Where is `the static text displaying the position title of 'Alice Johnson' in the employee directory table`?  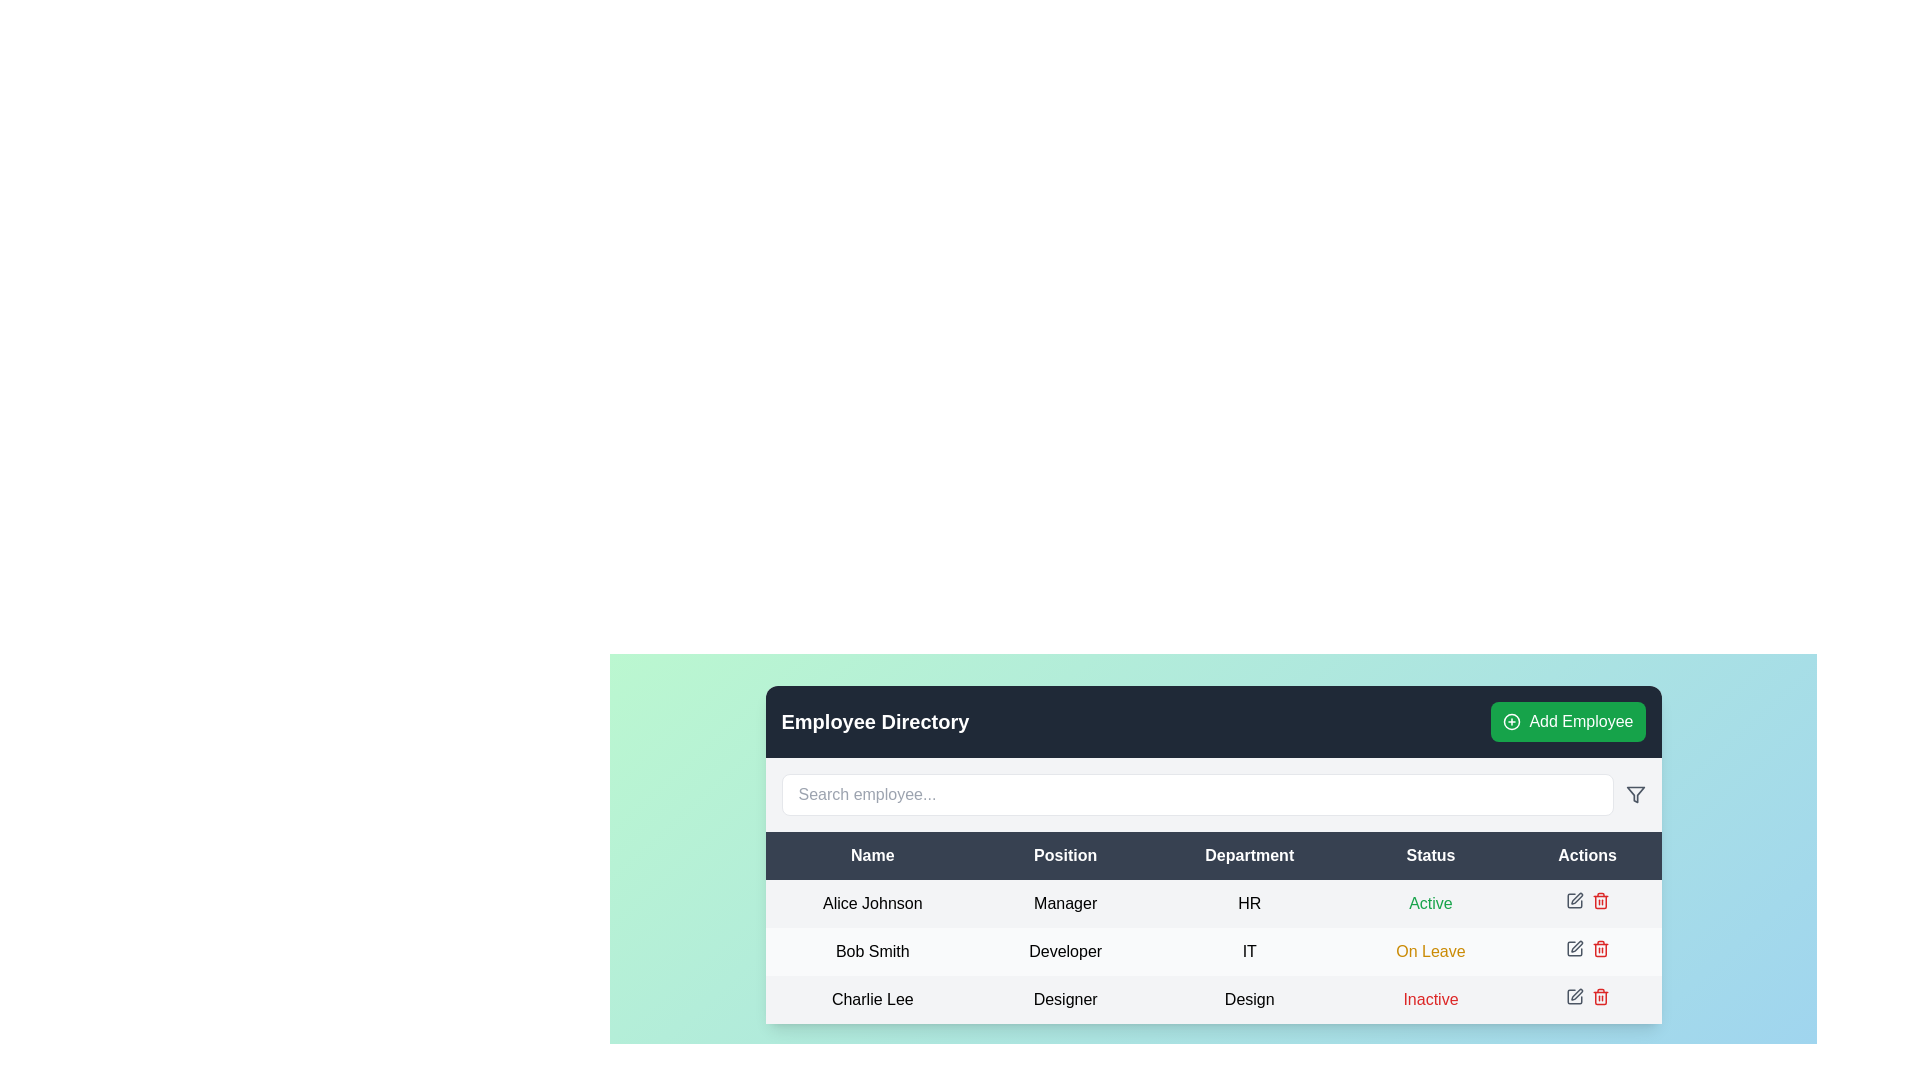 the static text displaying the position title of 'Alice Johnson' in the employee directory table is located at coordinates (1064, 903).